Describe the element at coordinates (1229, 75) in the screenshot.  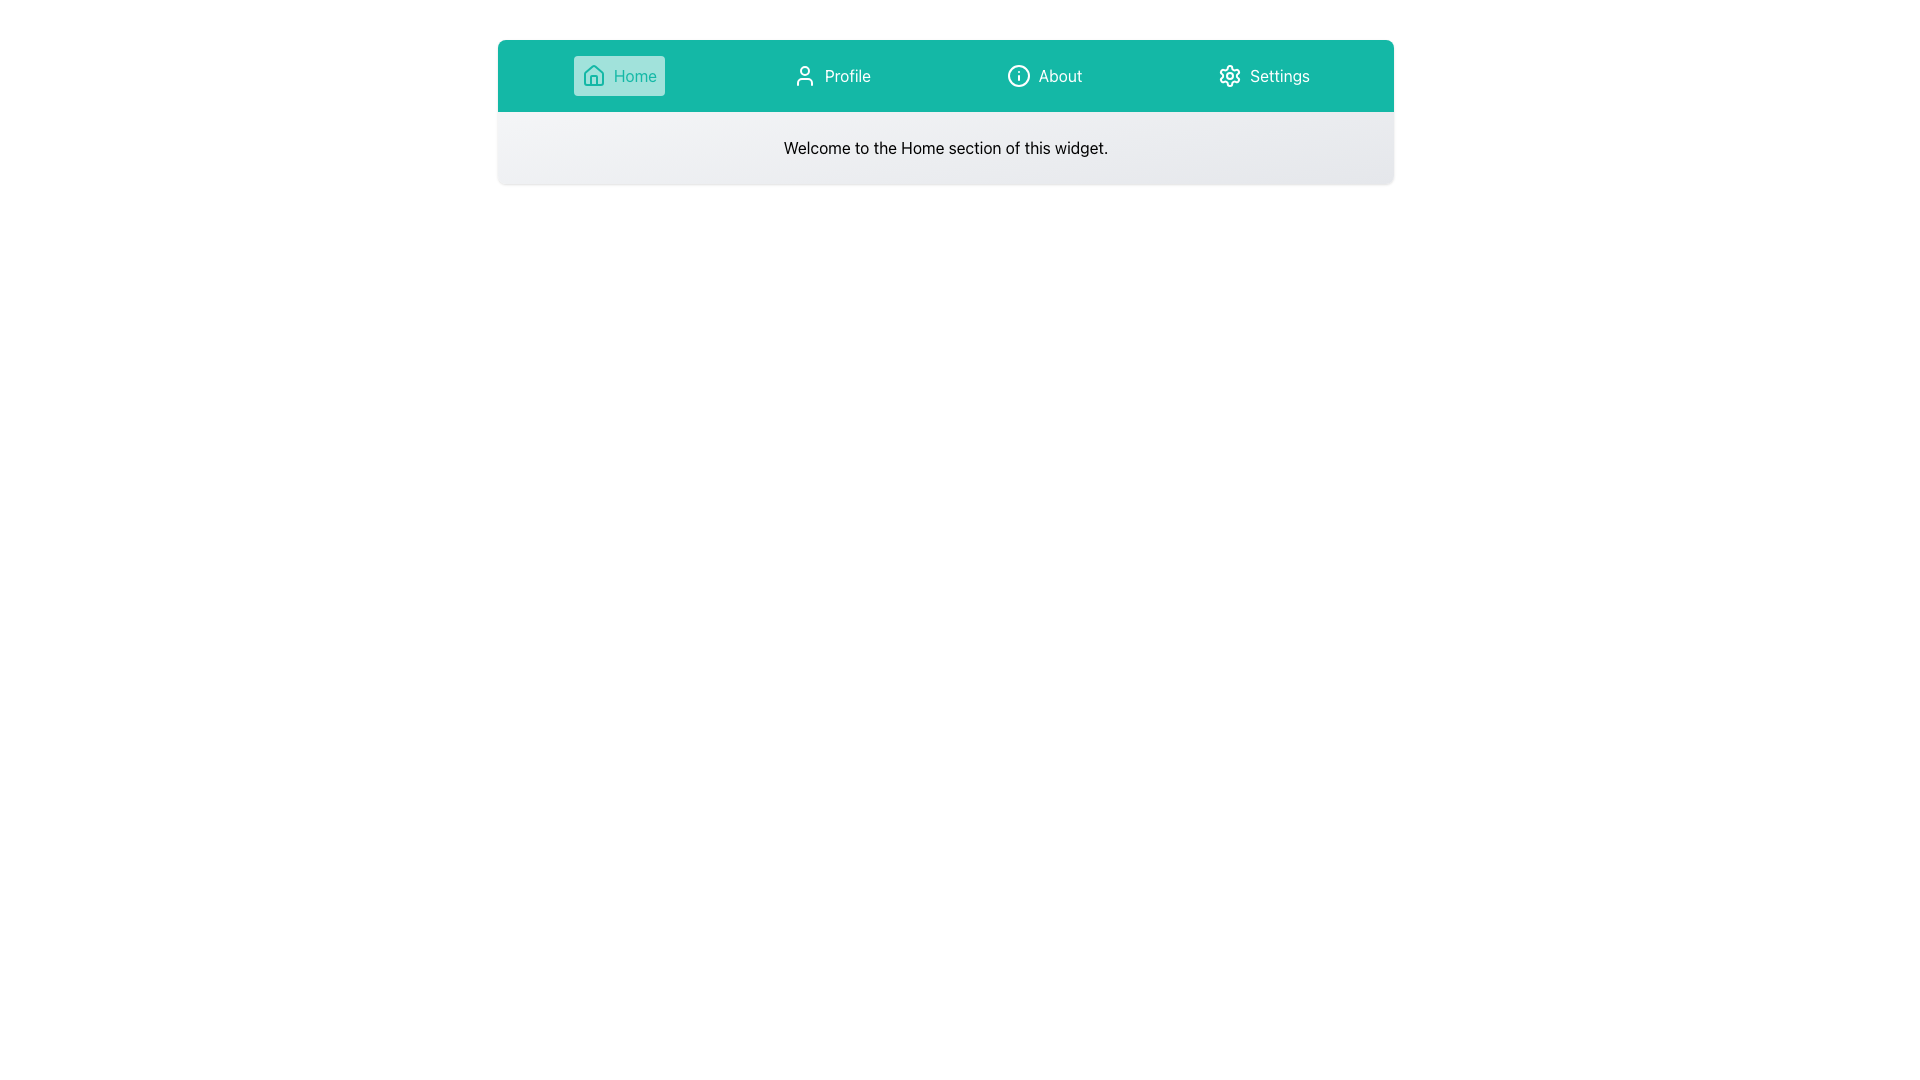
I see `the SVG-based gear icon representing the settings feature, located in the top navigation bar to the left of the 'Settings' text label` at that location.